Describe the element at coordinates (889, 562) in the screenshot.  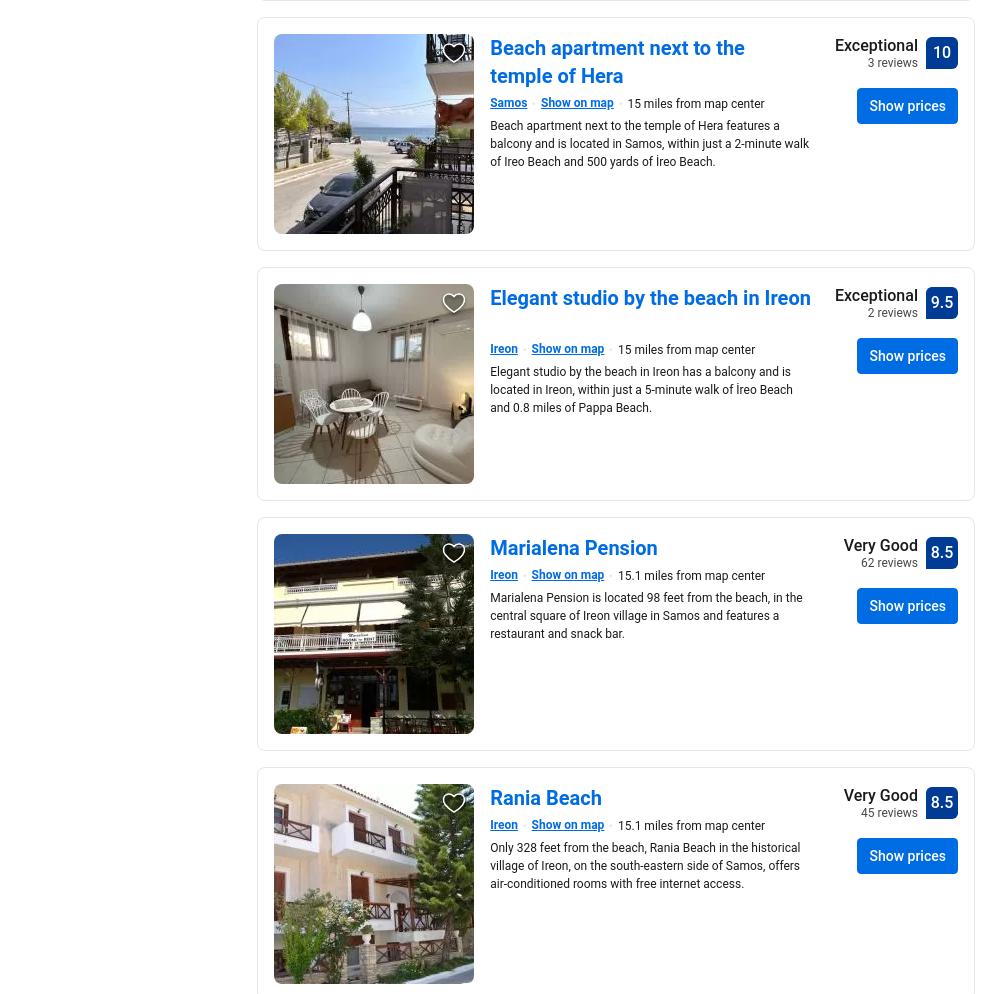
I see `'62 reviews'` at that location.